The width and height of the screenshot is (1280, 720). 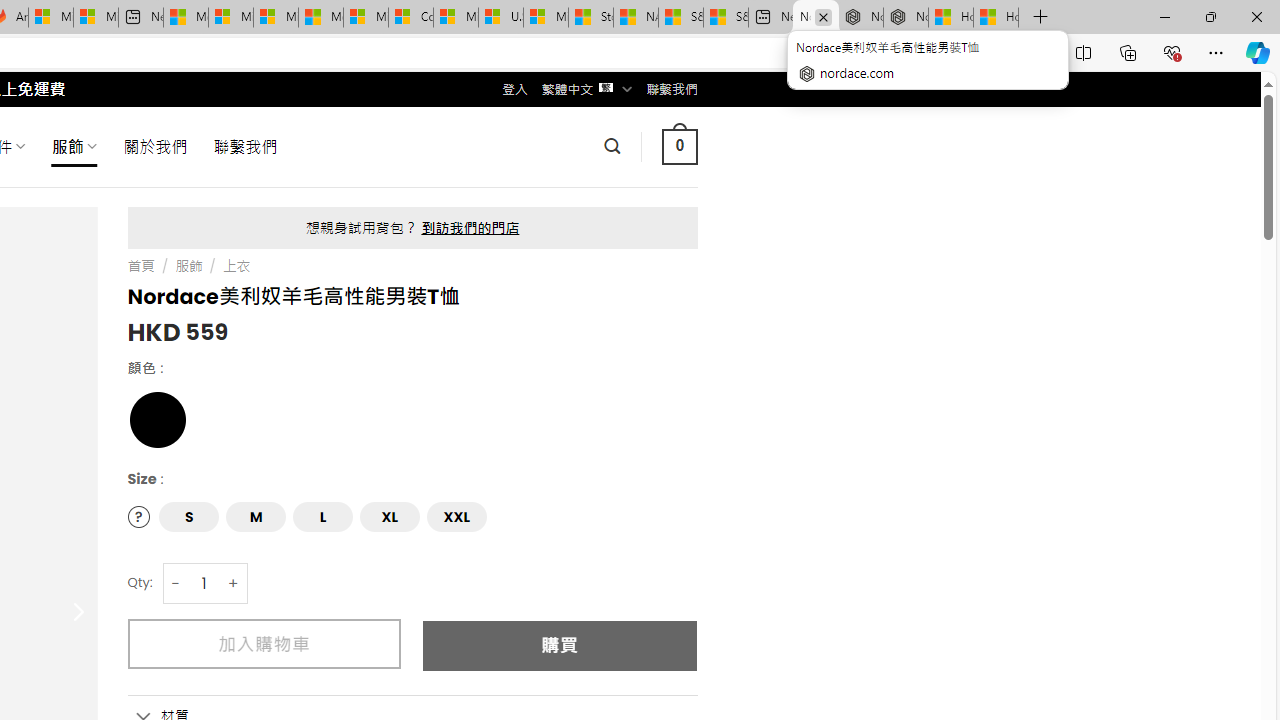 What do you see at coordinates (1031, 52) in the screenshot?
I see `'Add this page to favorites (Ctrl+D)'` at bounding box center [1031, 52].